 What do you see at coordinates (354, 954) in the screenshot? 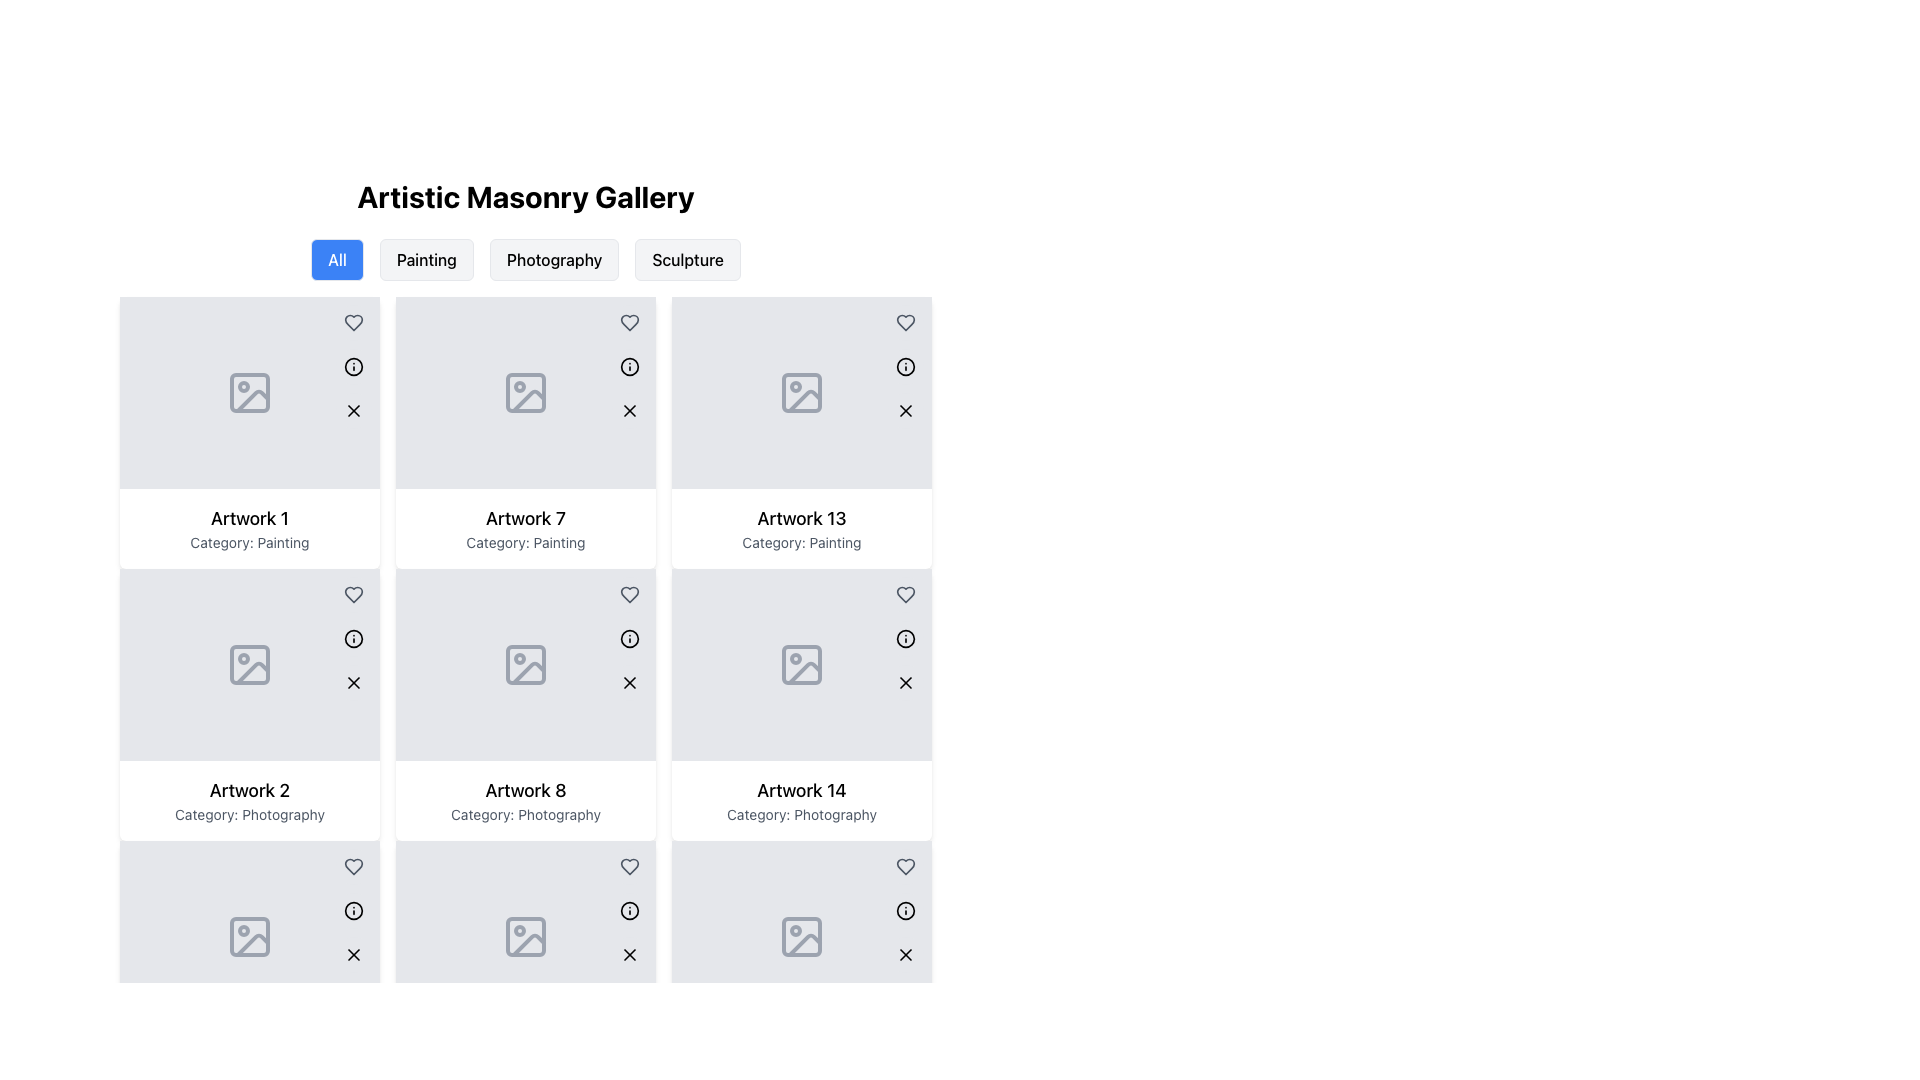
I see `the 'X' icon for close or remove functionality located at the bottom-right corner of the 'Artwork 2' card` at bounding box center [354, 954].